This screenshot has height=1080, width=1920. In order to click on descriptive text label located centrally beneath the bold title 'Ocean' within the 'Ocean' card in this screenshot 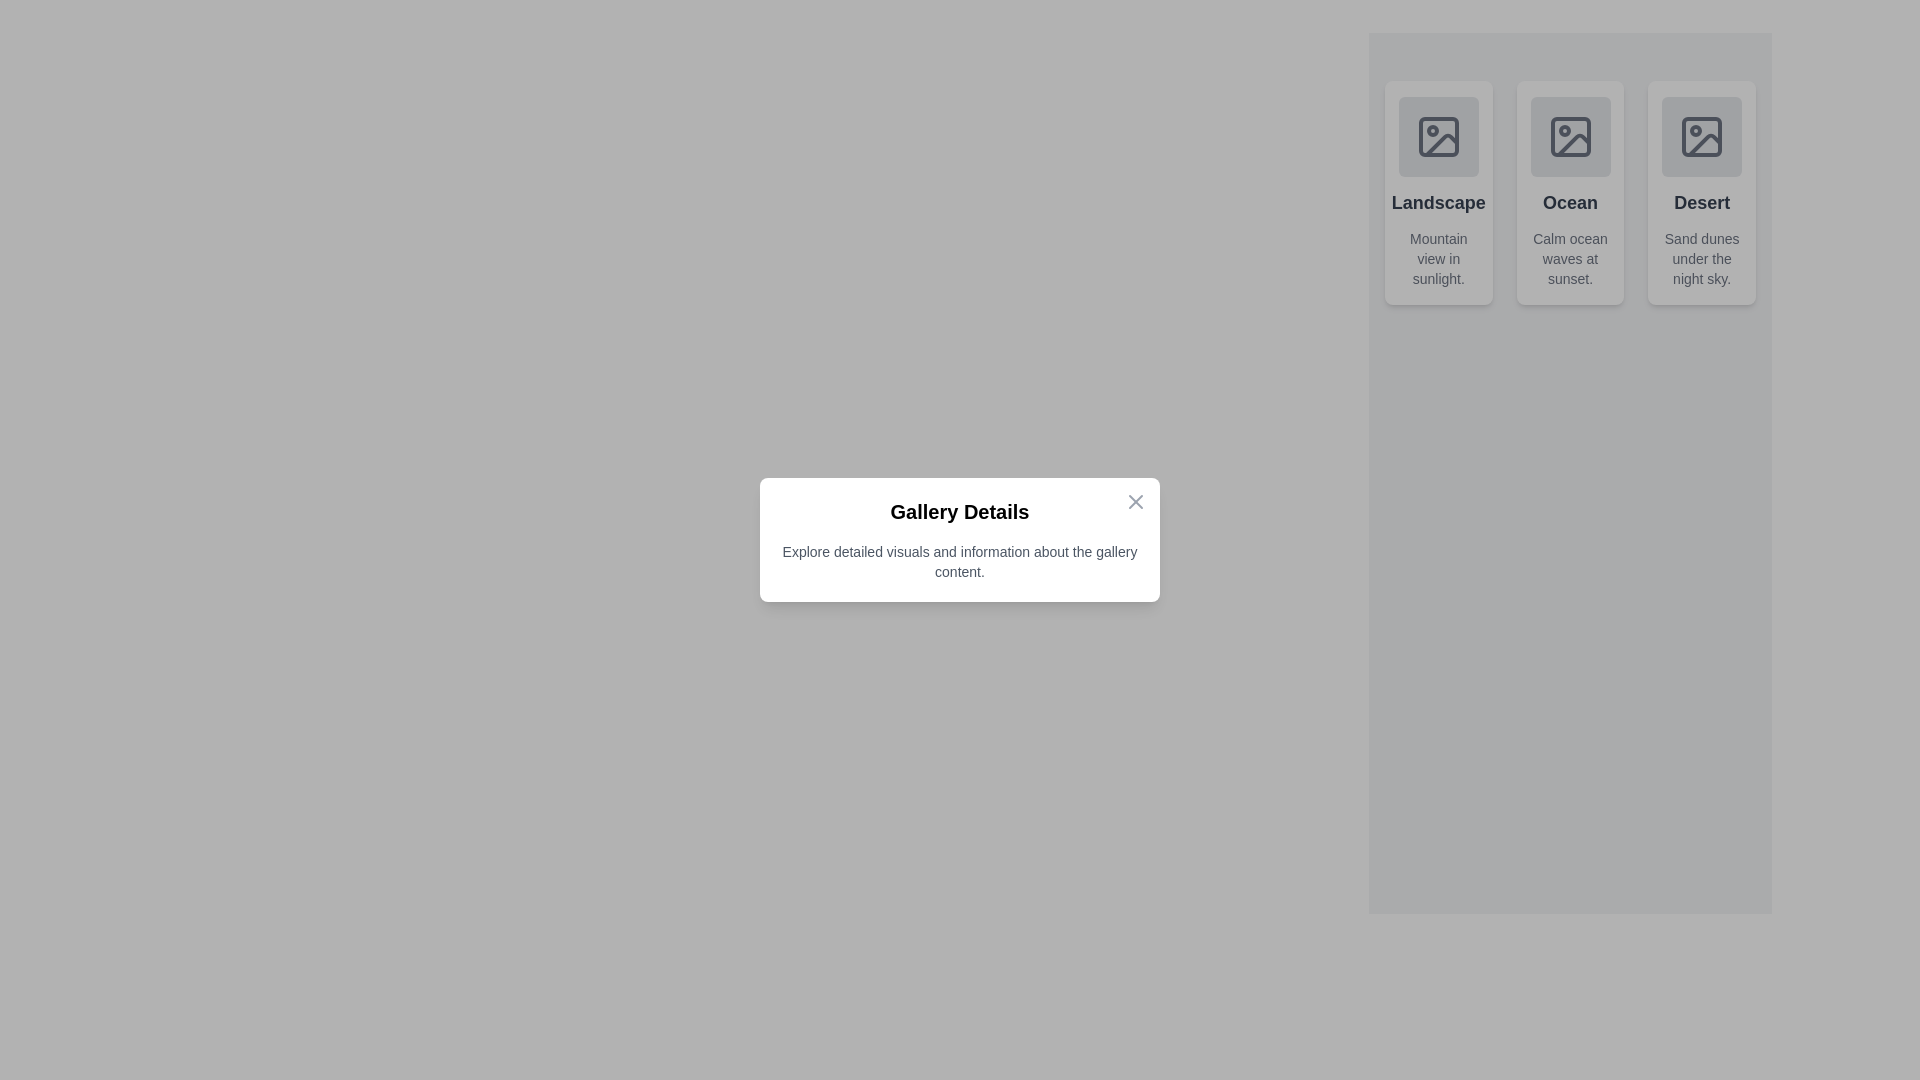, I will do `click(1569, 257)`.